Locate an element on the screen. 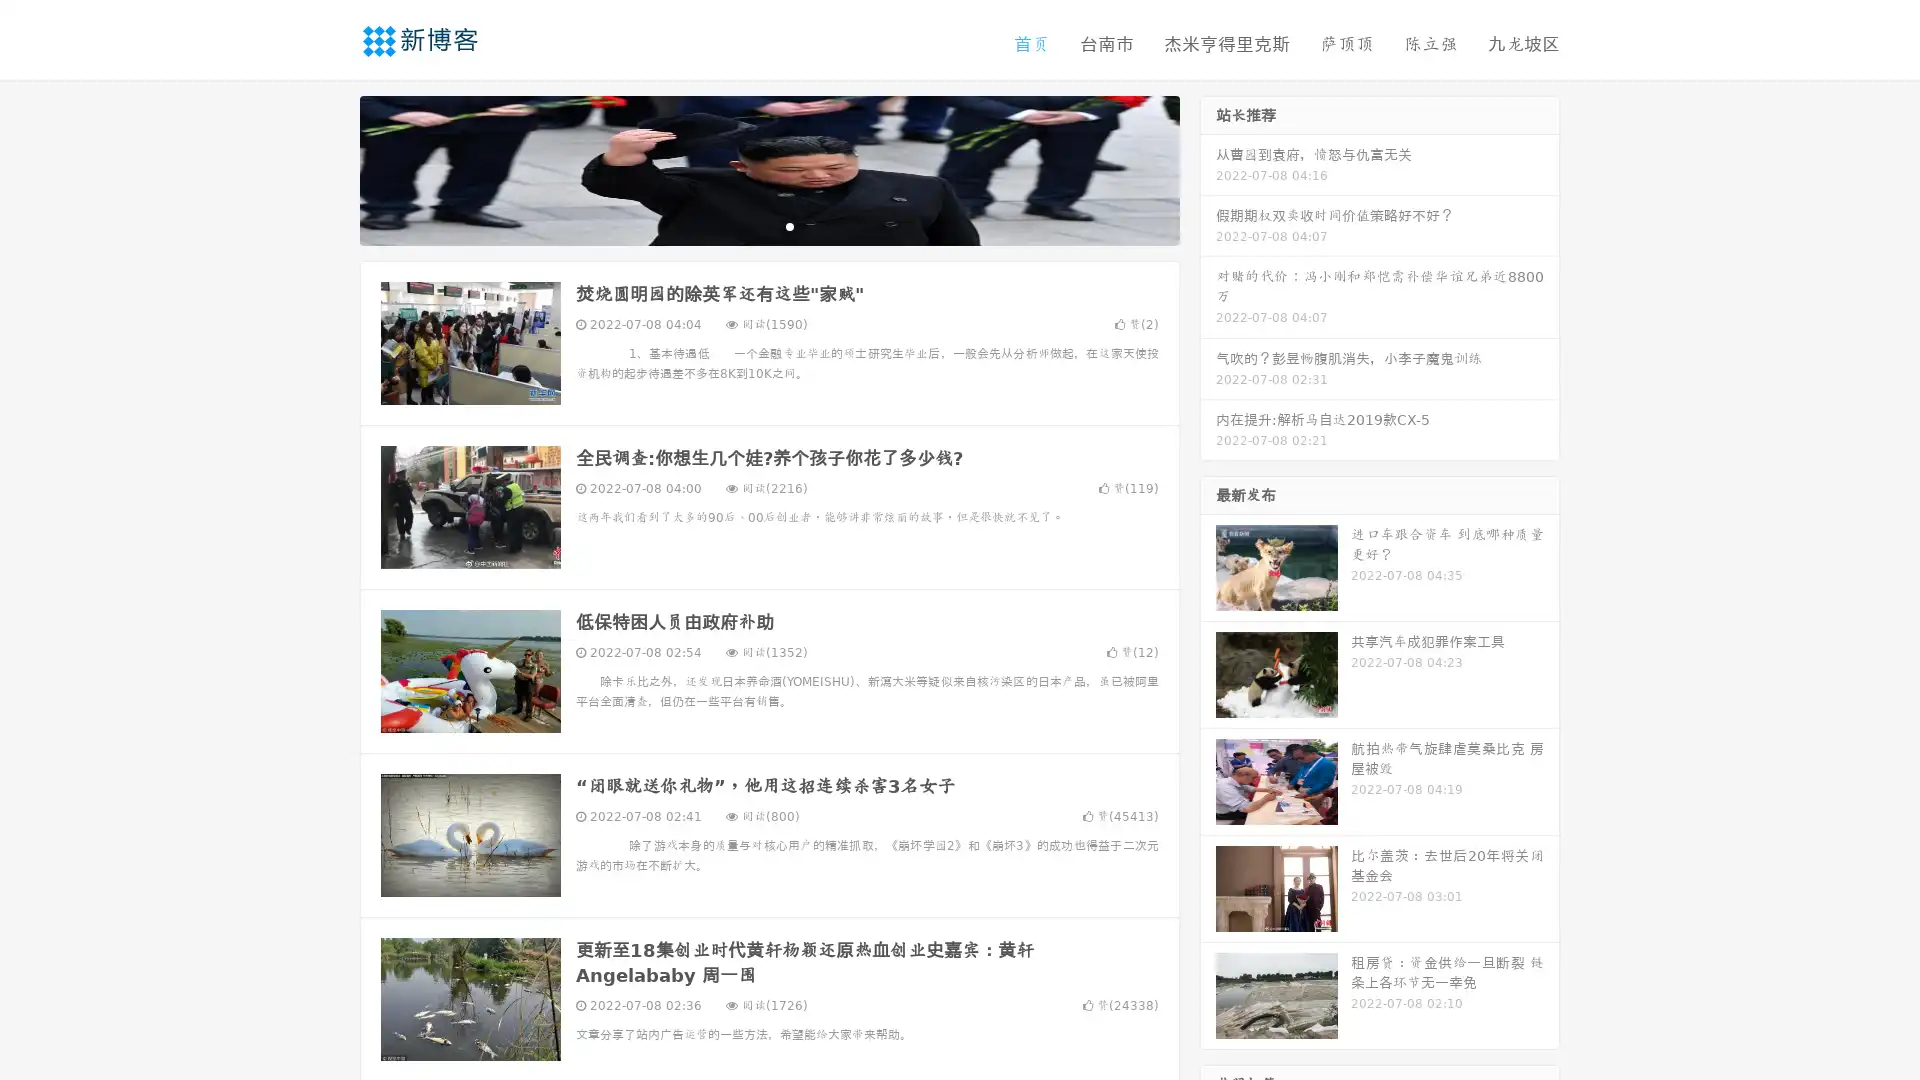  Previous slide is located at coordinates (330, 168).